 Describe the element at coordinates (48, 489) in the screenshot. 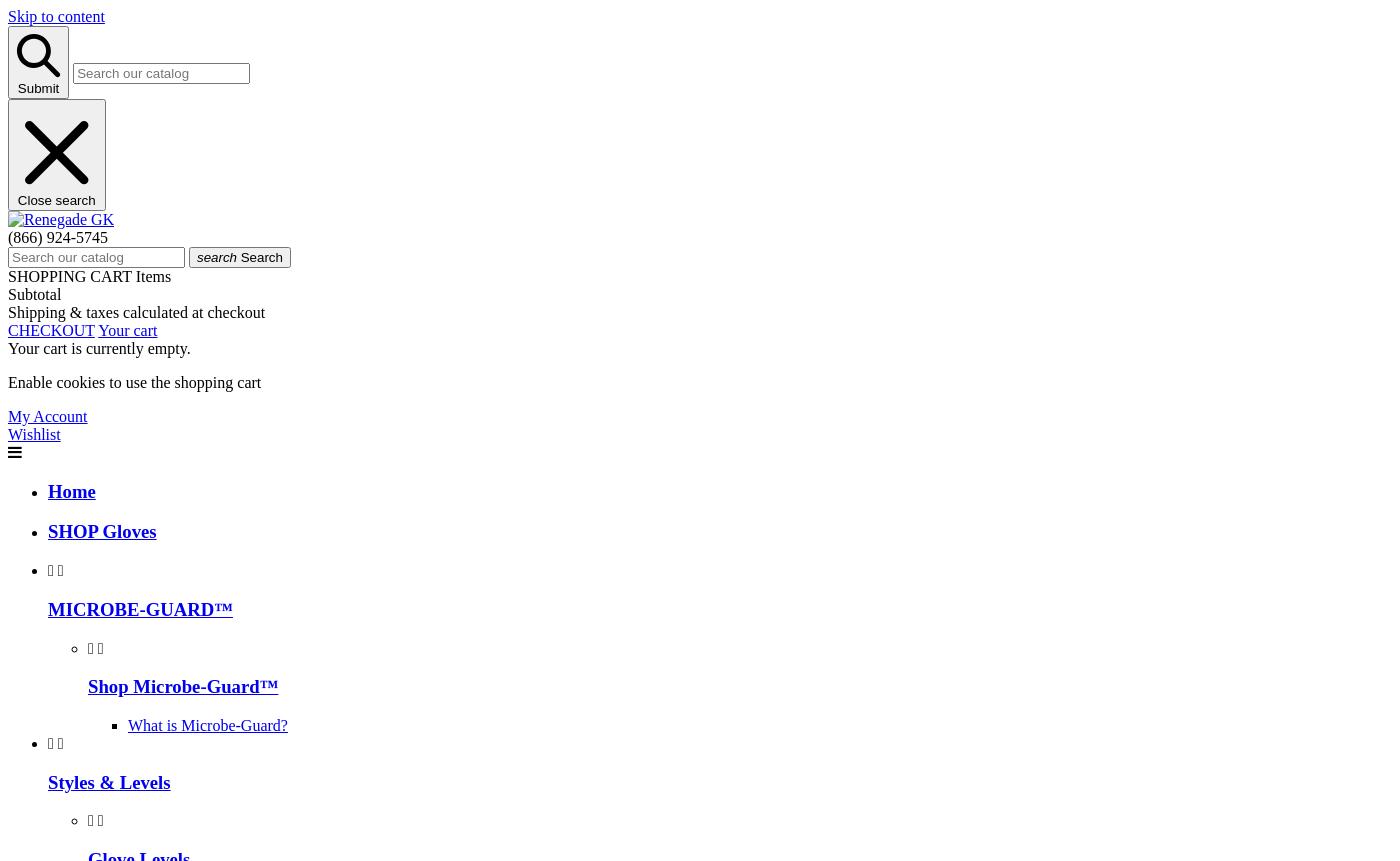

I see `'Home'` at that location.